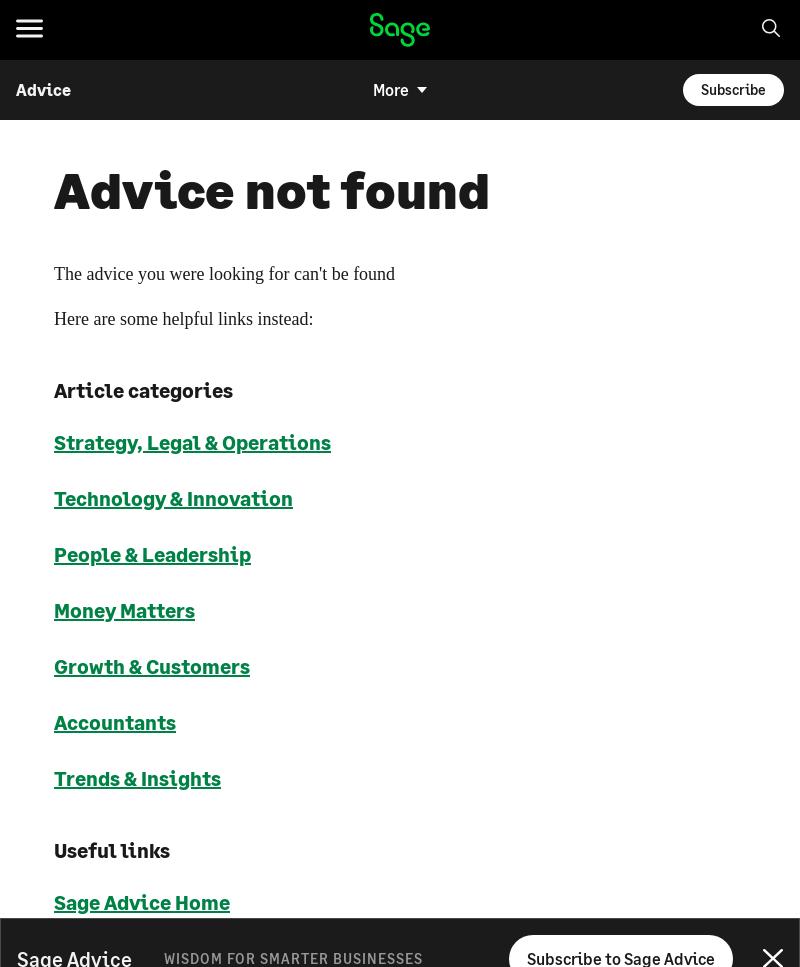  What do you see at coordinates (137, 776) in the screenshot?
I see `'Trends & Insights'` at bounding box center [137, 776].